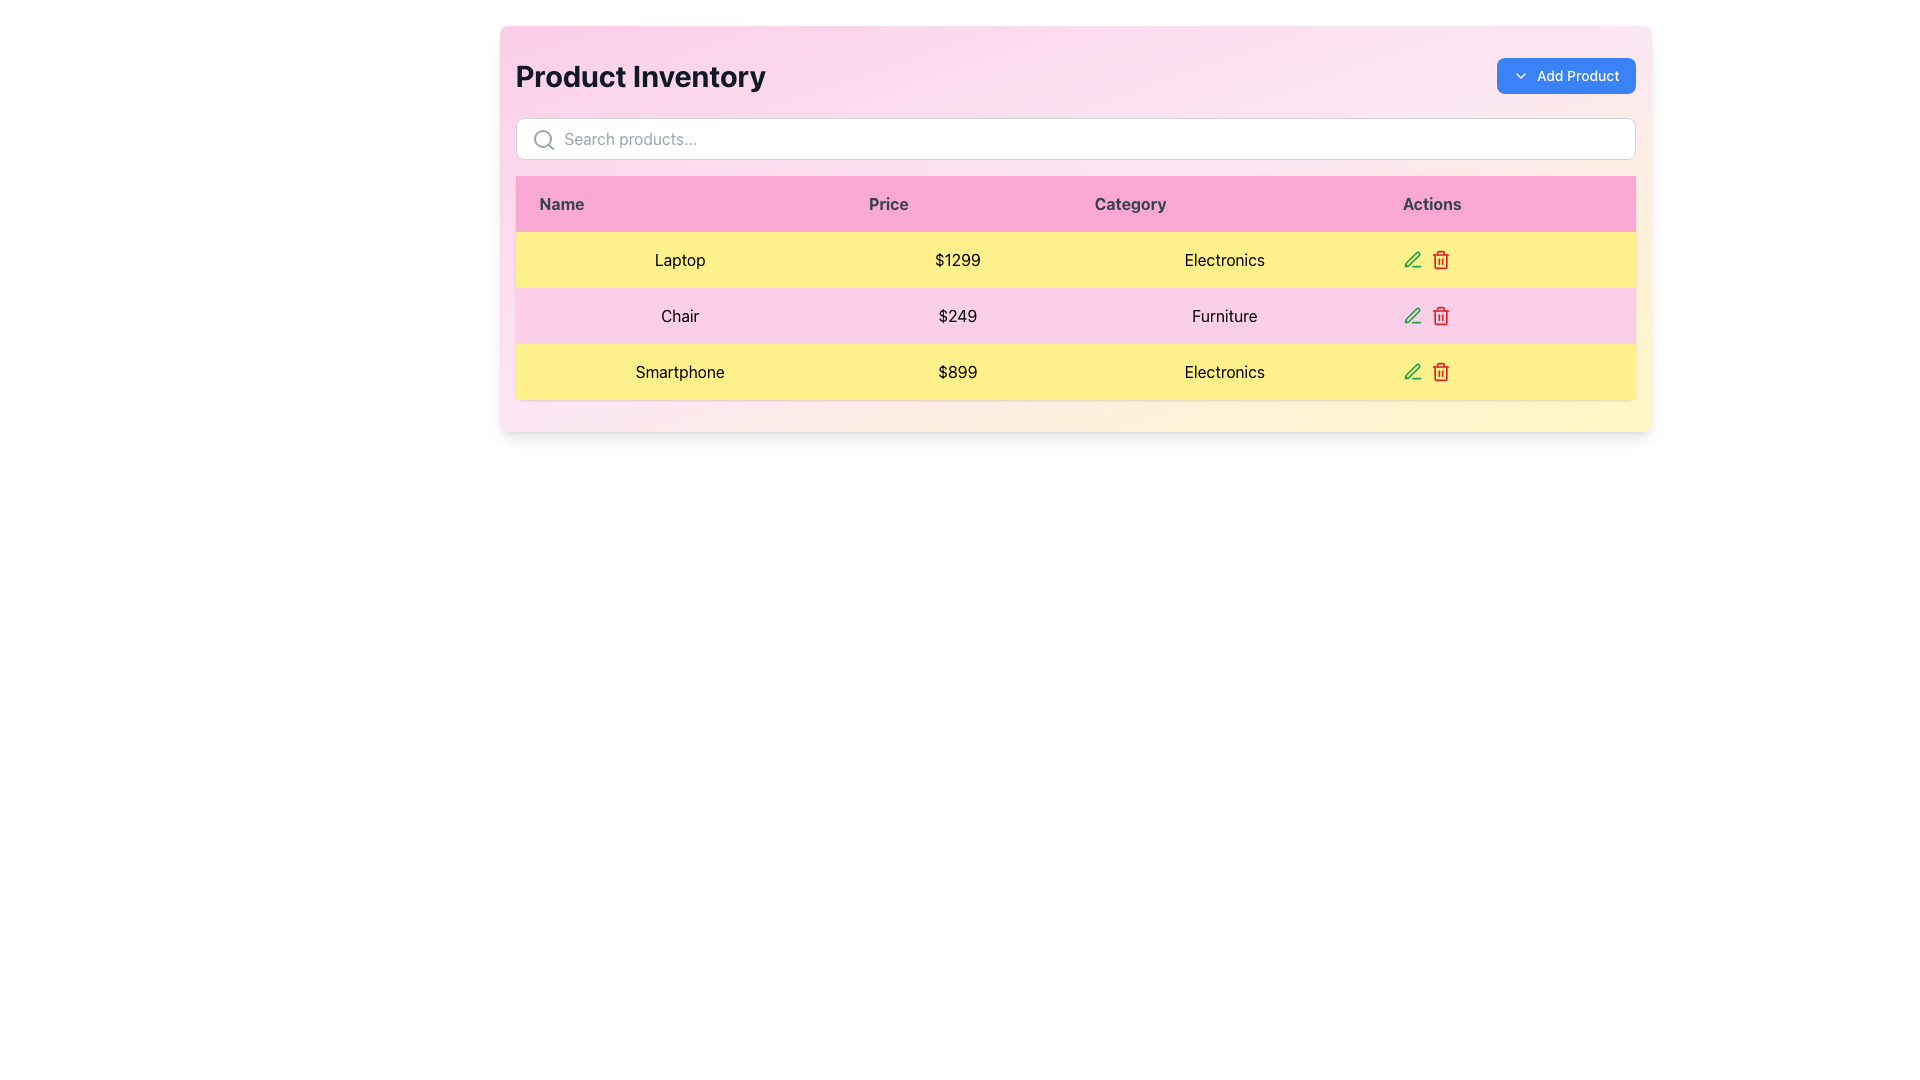 The height and width of the screenshot is (1080, 1920). I want to click on the Static Text element that displays the price of the 'Smartphone' product in the inventory table, located between the 'Name' and 'Category' fields, so click(956, 371).